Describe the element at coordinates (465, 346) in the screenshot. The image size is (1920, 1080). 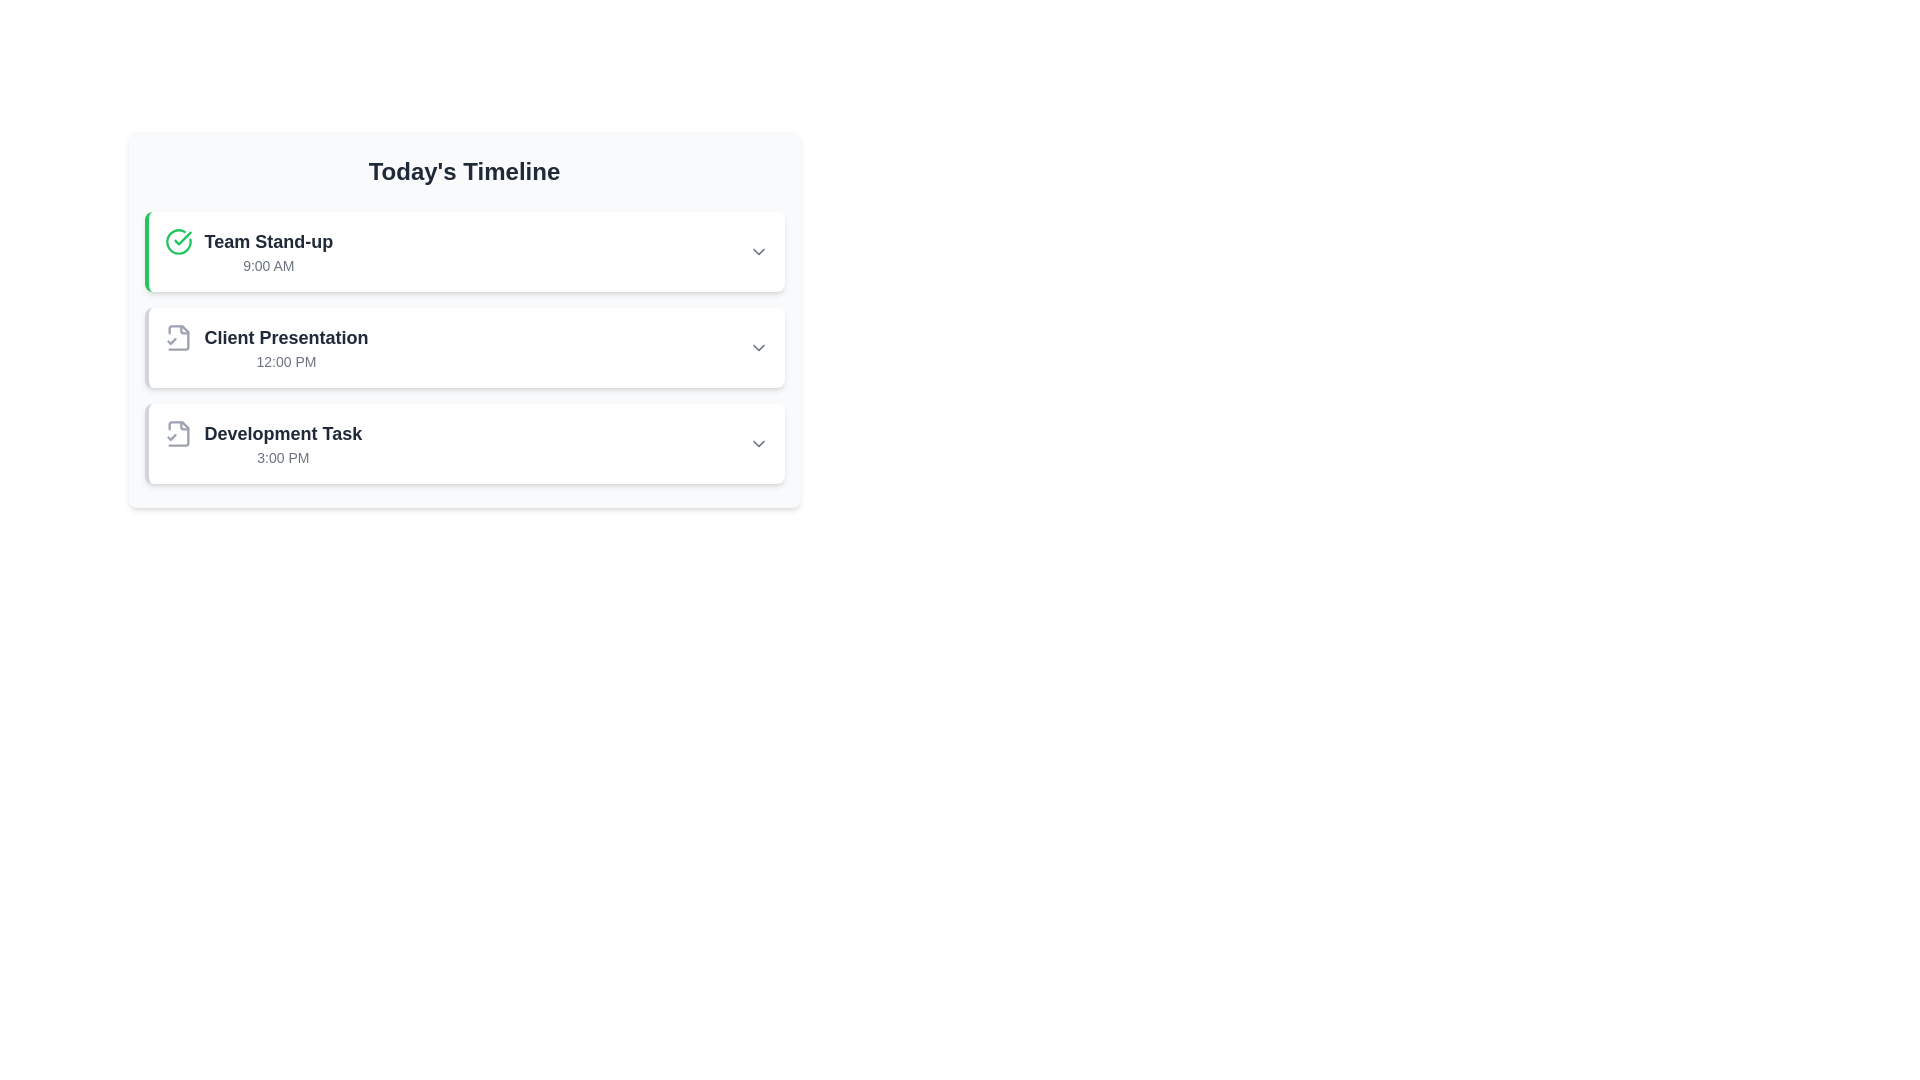
I see `the timeline entry for 'Client Presentation' scheduled at 12:00 PM` at that location.